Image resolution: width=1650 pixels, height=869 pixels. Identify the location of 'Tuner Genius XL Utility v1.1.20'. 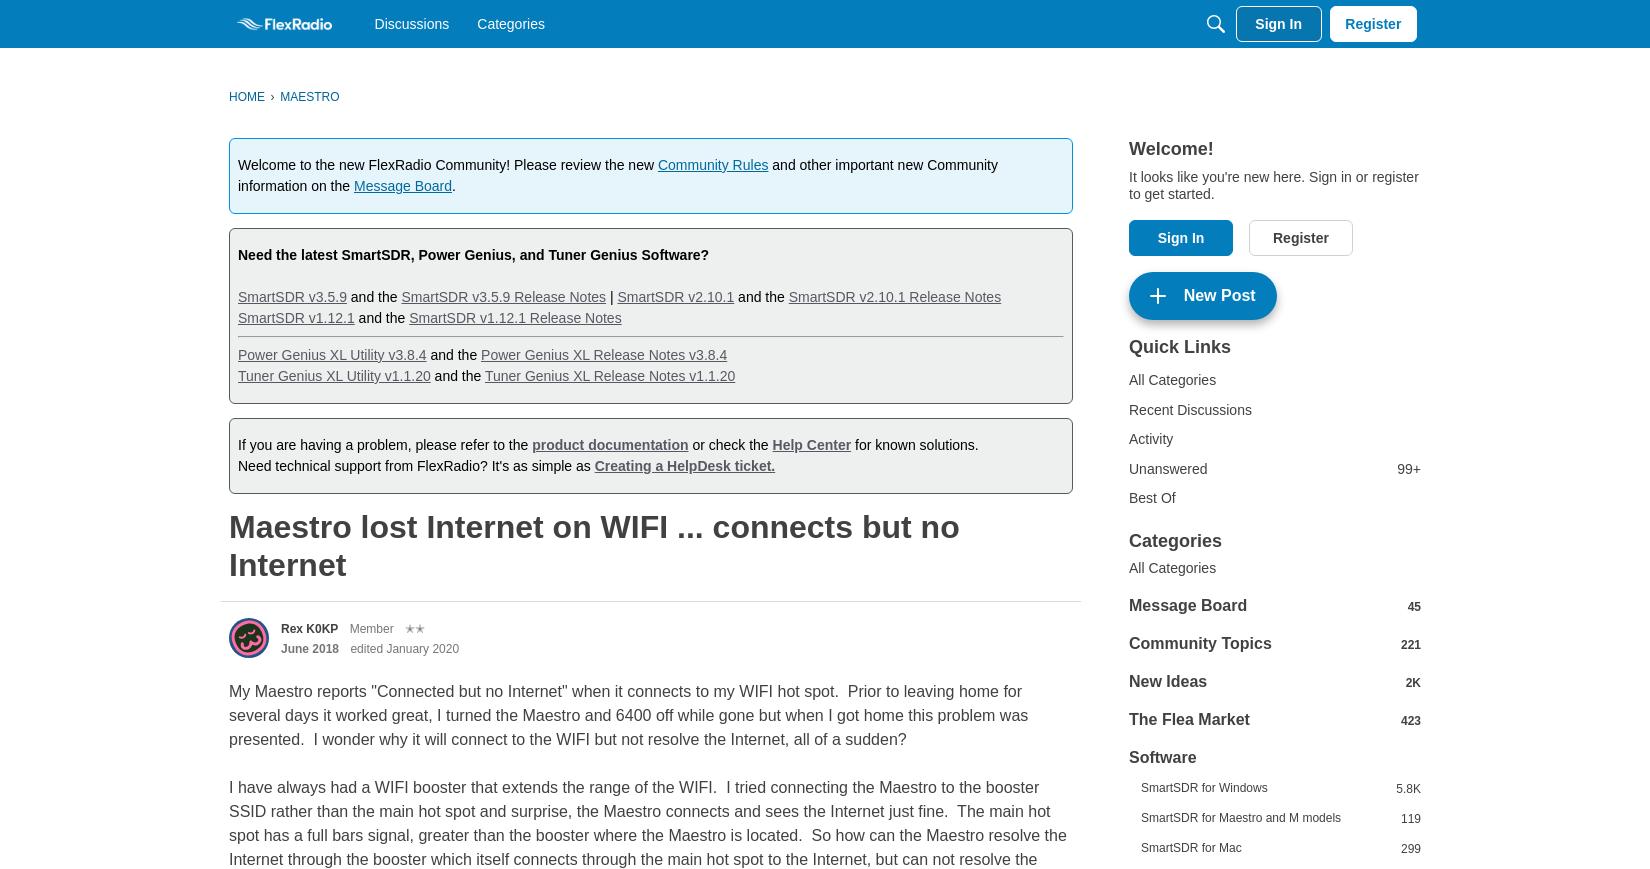
(333, 375).